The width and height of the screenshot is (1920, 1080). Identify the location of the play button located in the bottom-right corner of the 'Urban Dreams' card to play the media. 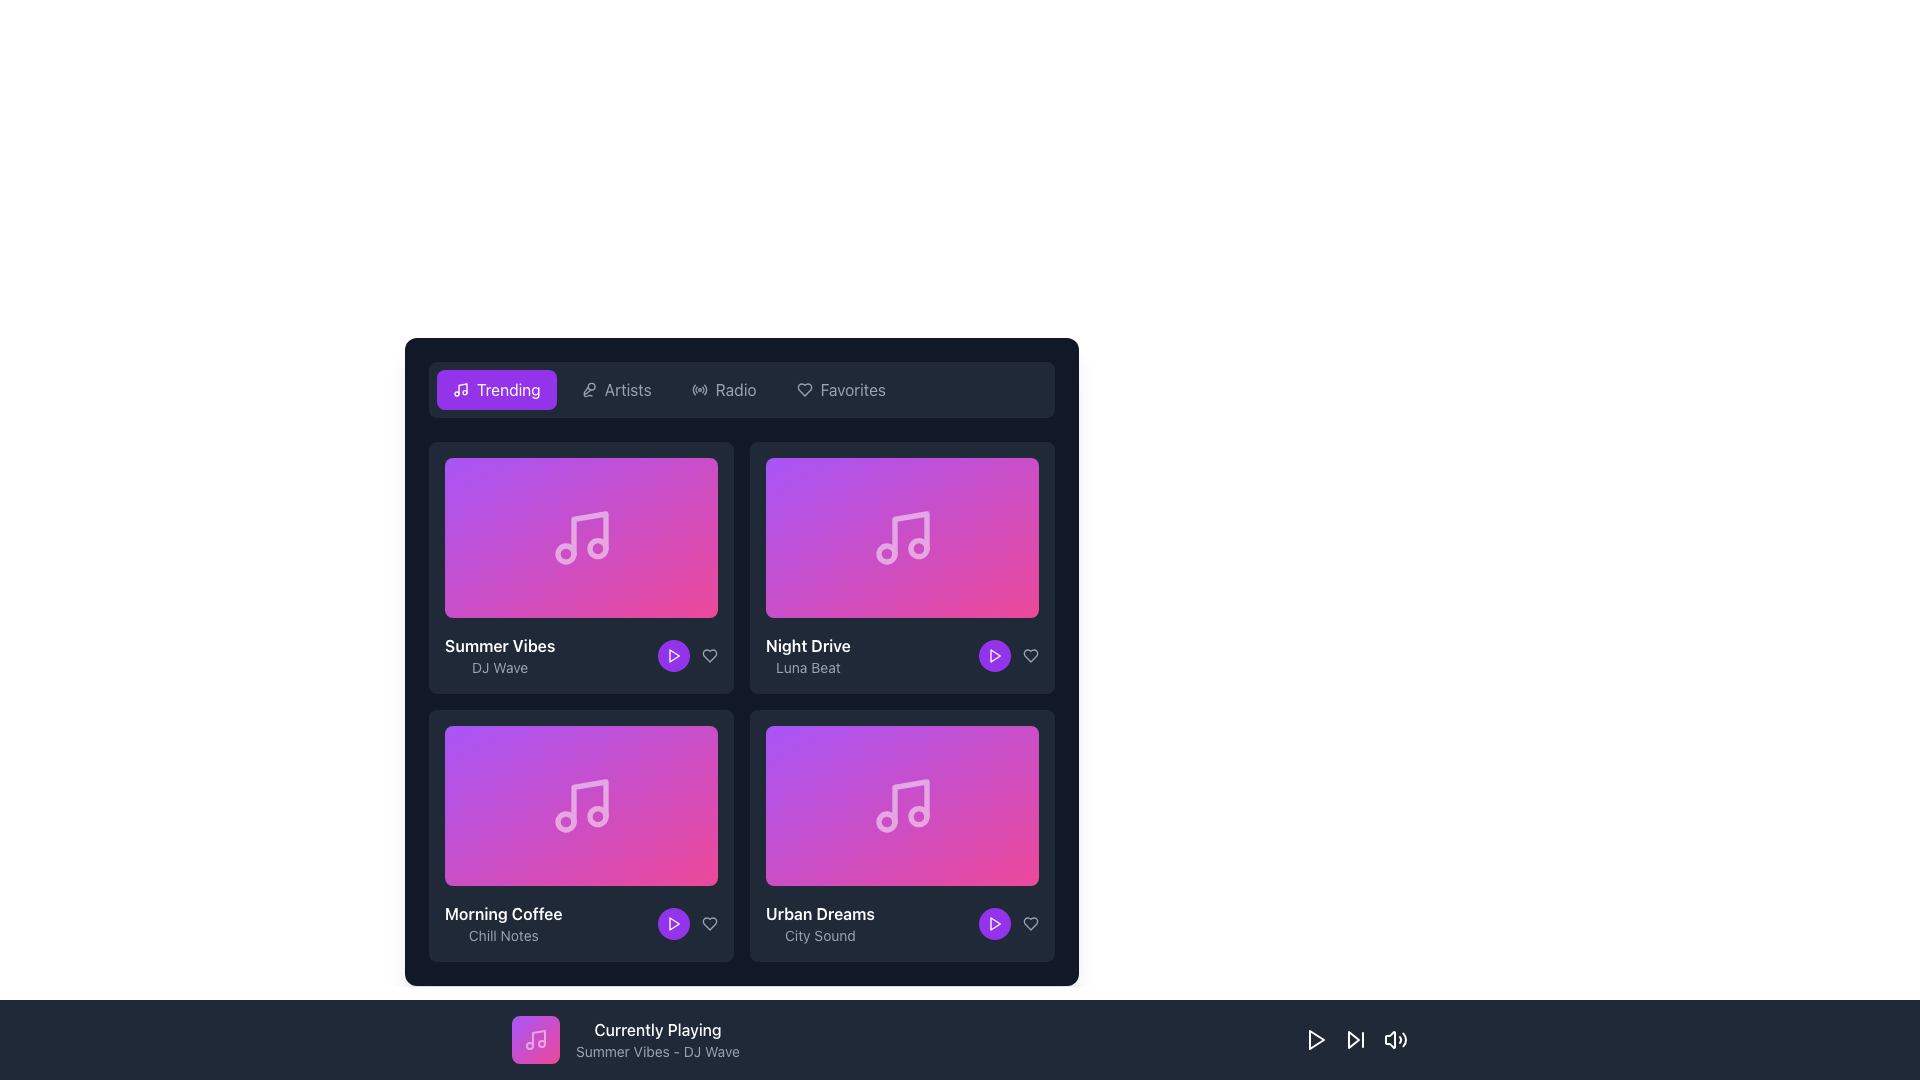
(994, 924).